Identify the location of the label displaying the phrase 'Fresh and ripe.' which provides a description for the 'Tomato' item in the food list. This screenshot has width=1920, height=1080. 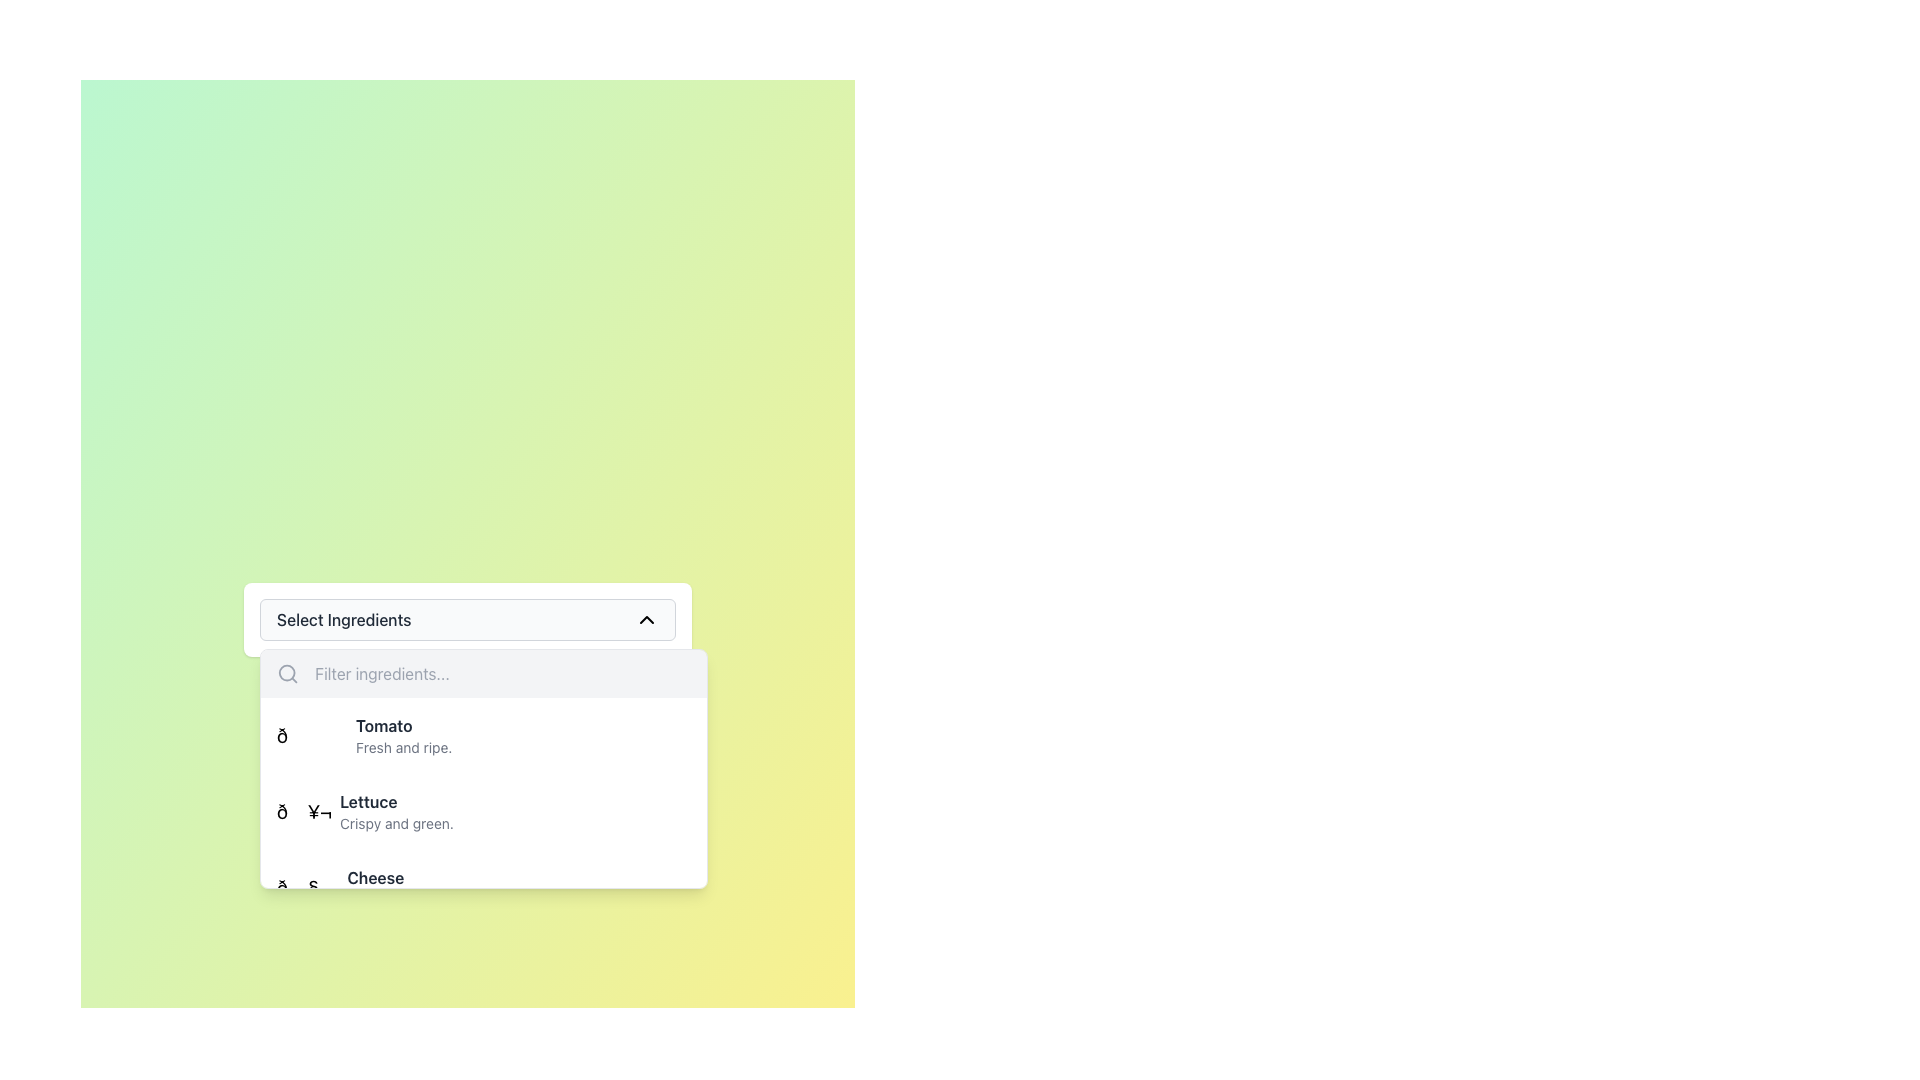
(403, 748).